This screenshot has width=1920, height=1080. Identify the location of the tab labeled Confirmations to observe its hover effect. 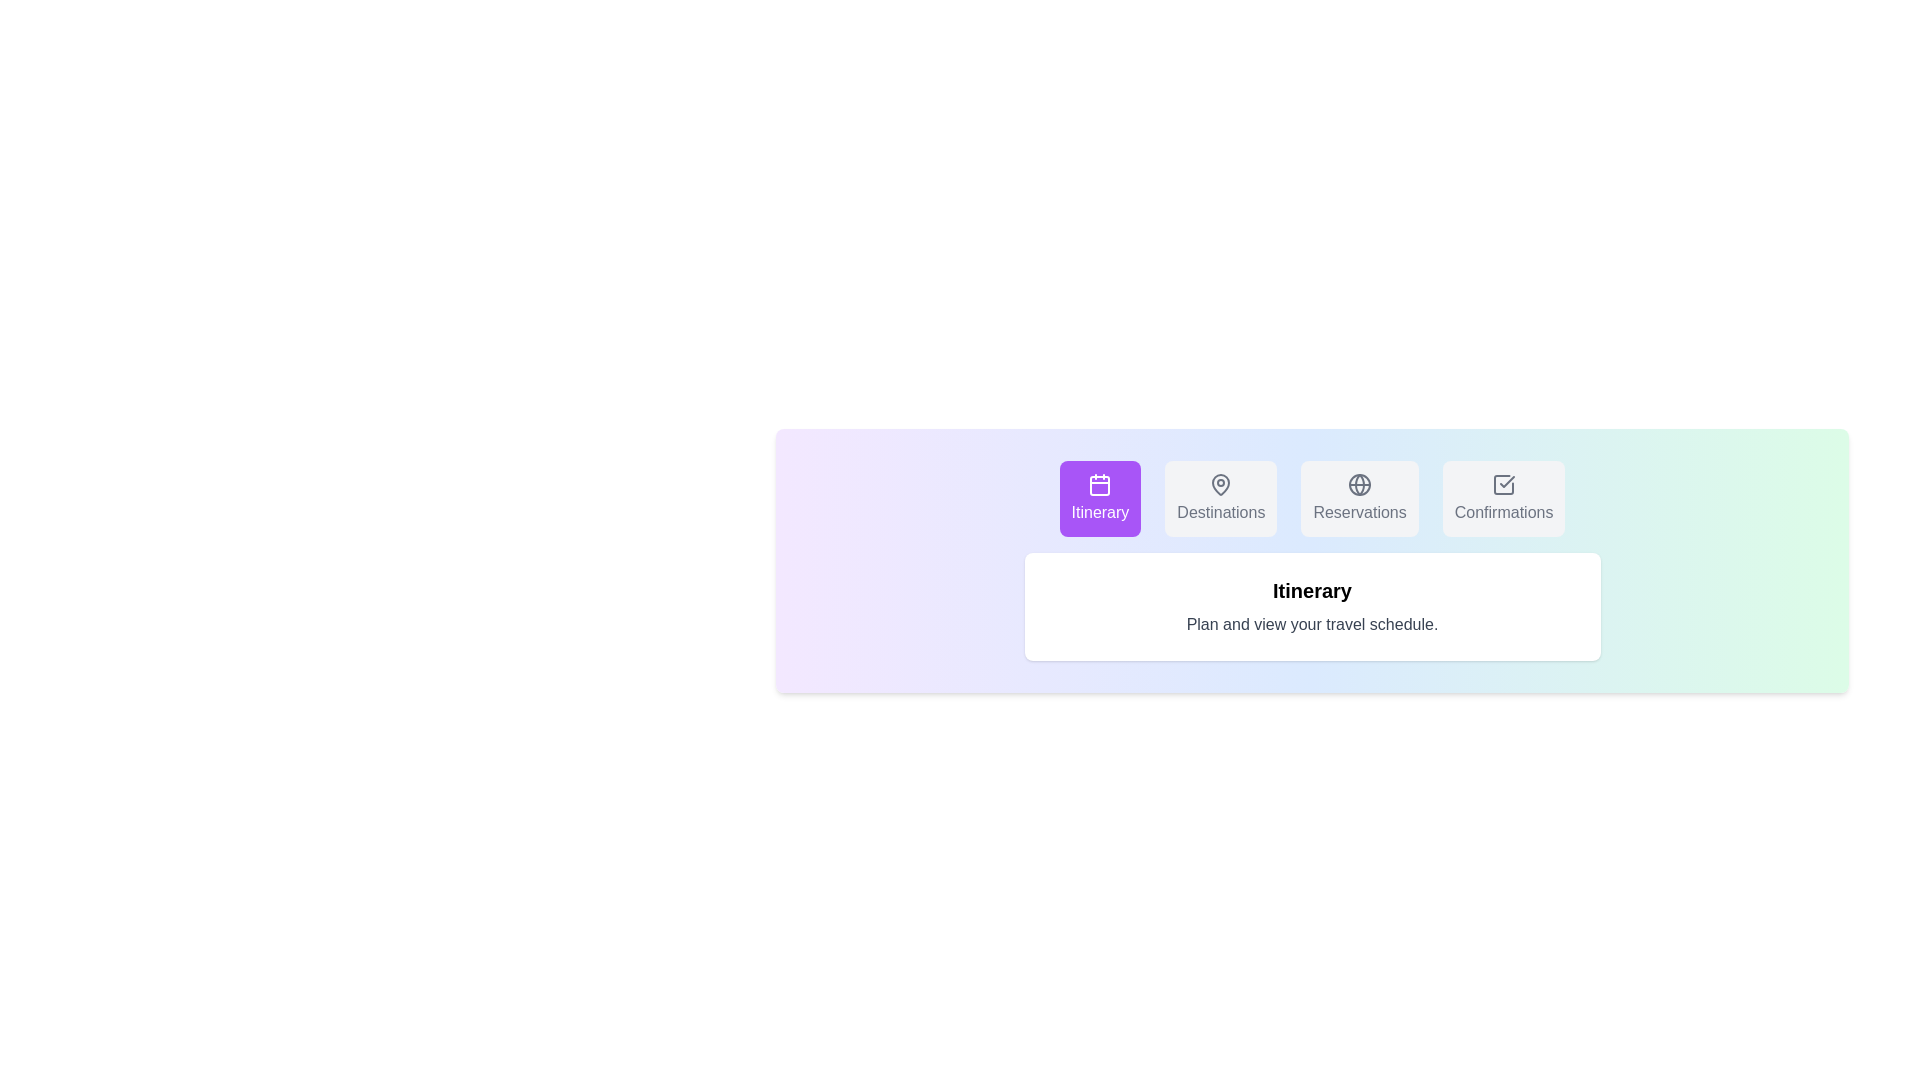
(1503, 497).